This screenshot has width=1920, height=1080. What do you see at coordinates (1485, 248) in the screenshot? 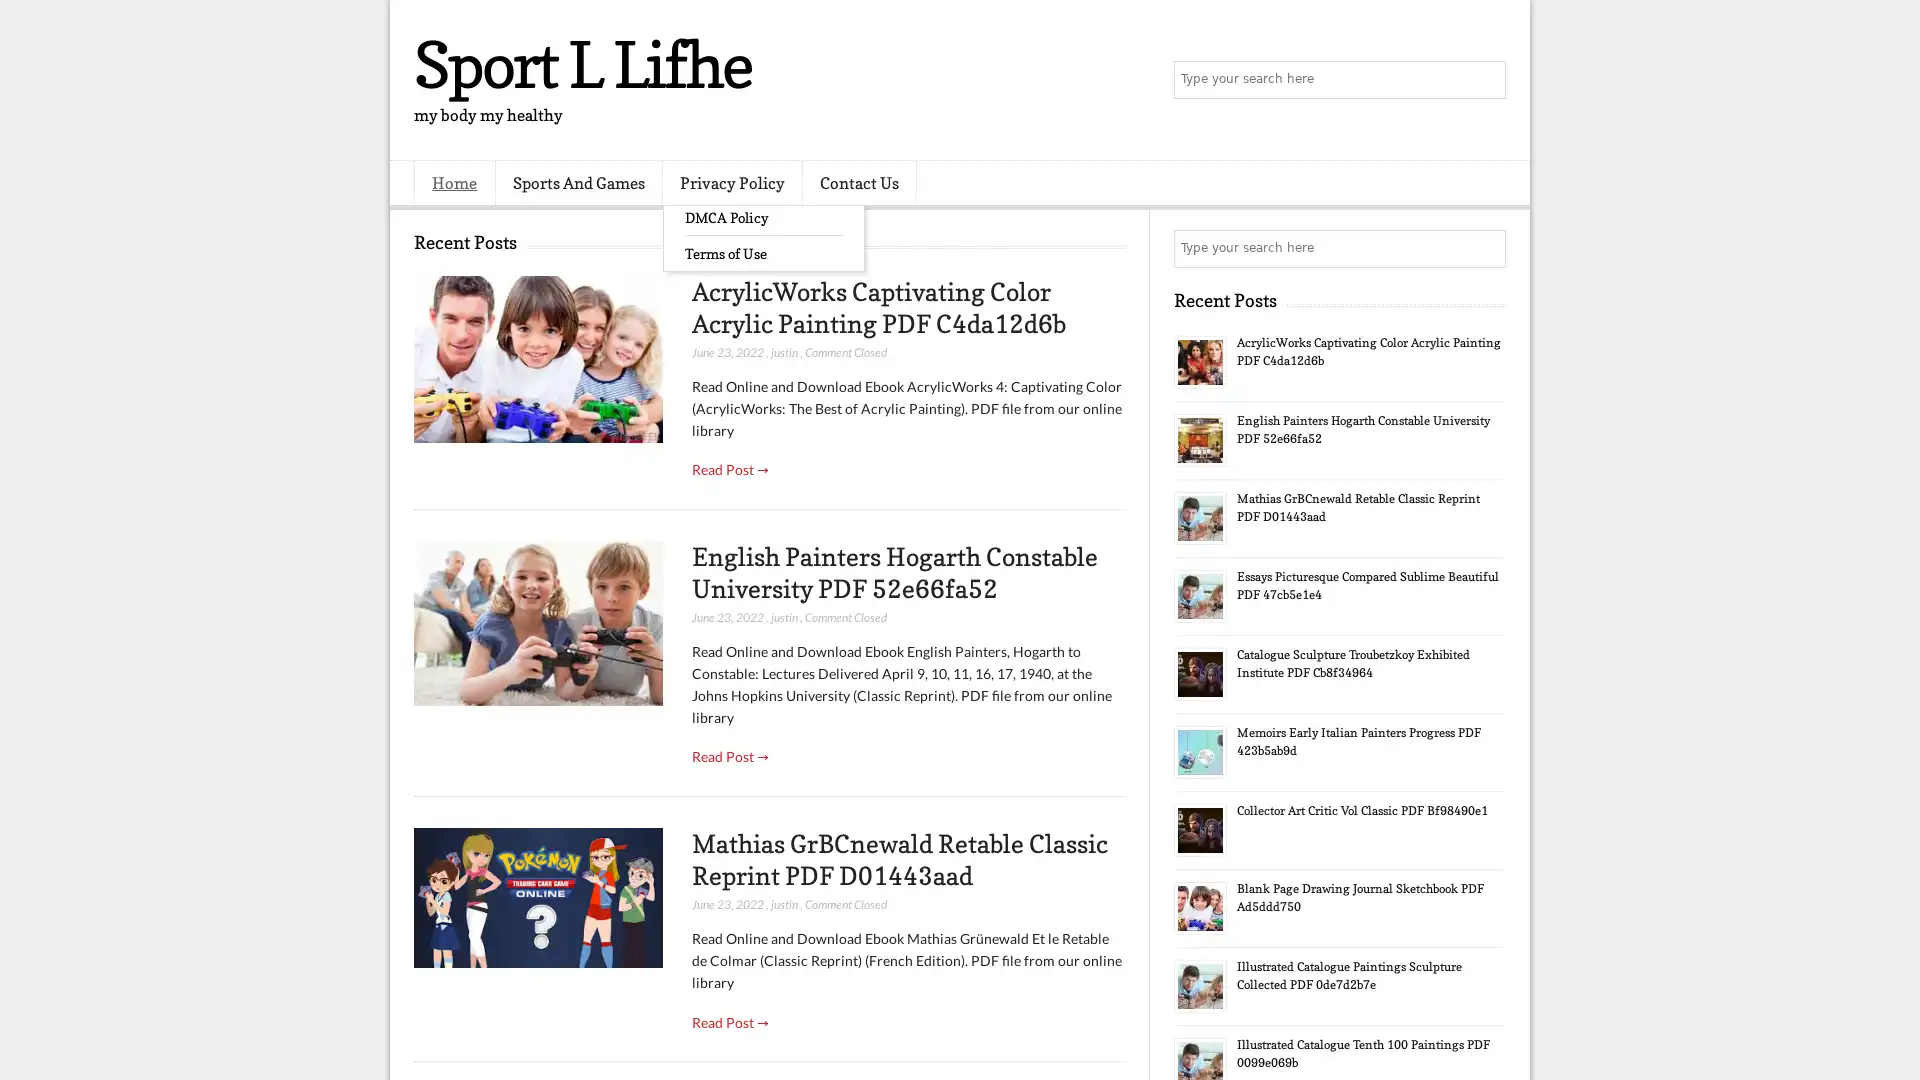
I see `Search` at bounding box center [1485, 248].